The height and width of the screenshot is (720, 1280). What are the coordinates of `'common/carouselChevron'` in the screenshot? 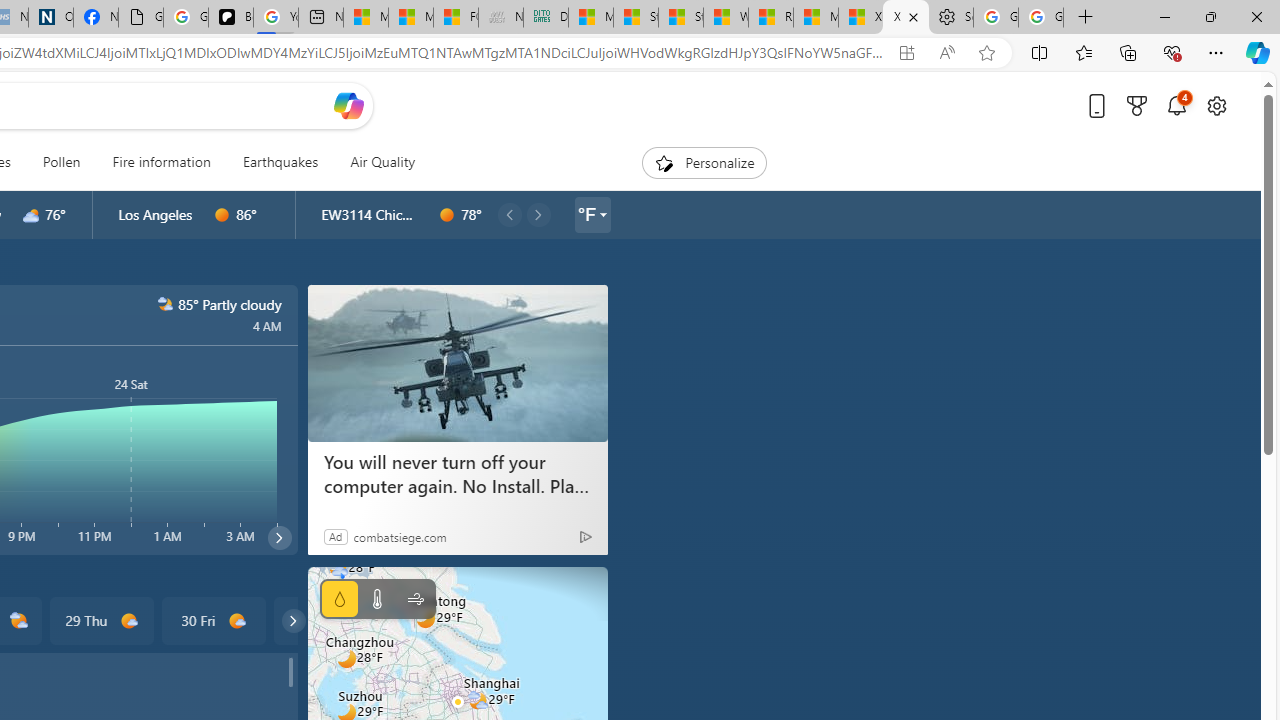 It's located at (292, 620).